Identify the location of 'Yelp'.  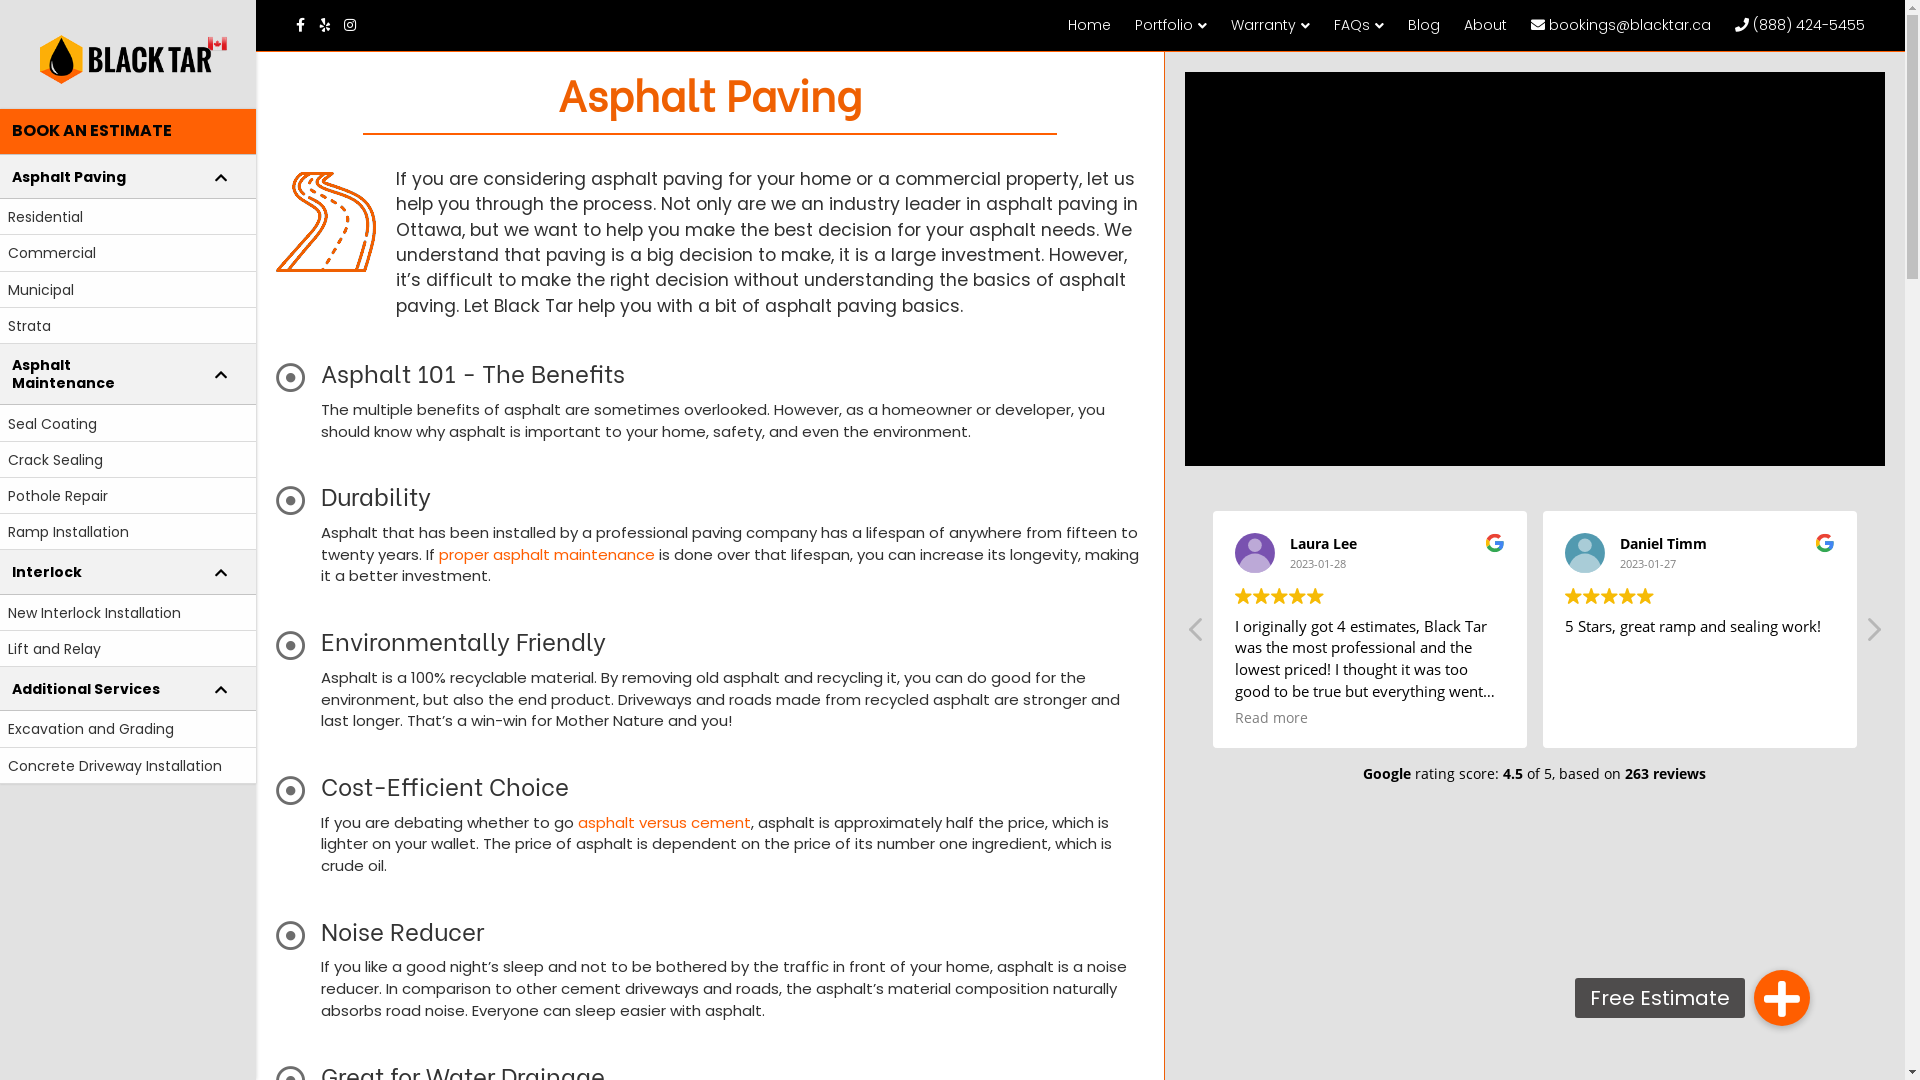
(331, 23).